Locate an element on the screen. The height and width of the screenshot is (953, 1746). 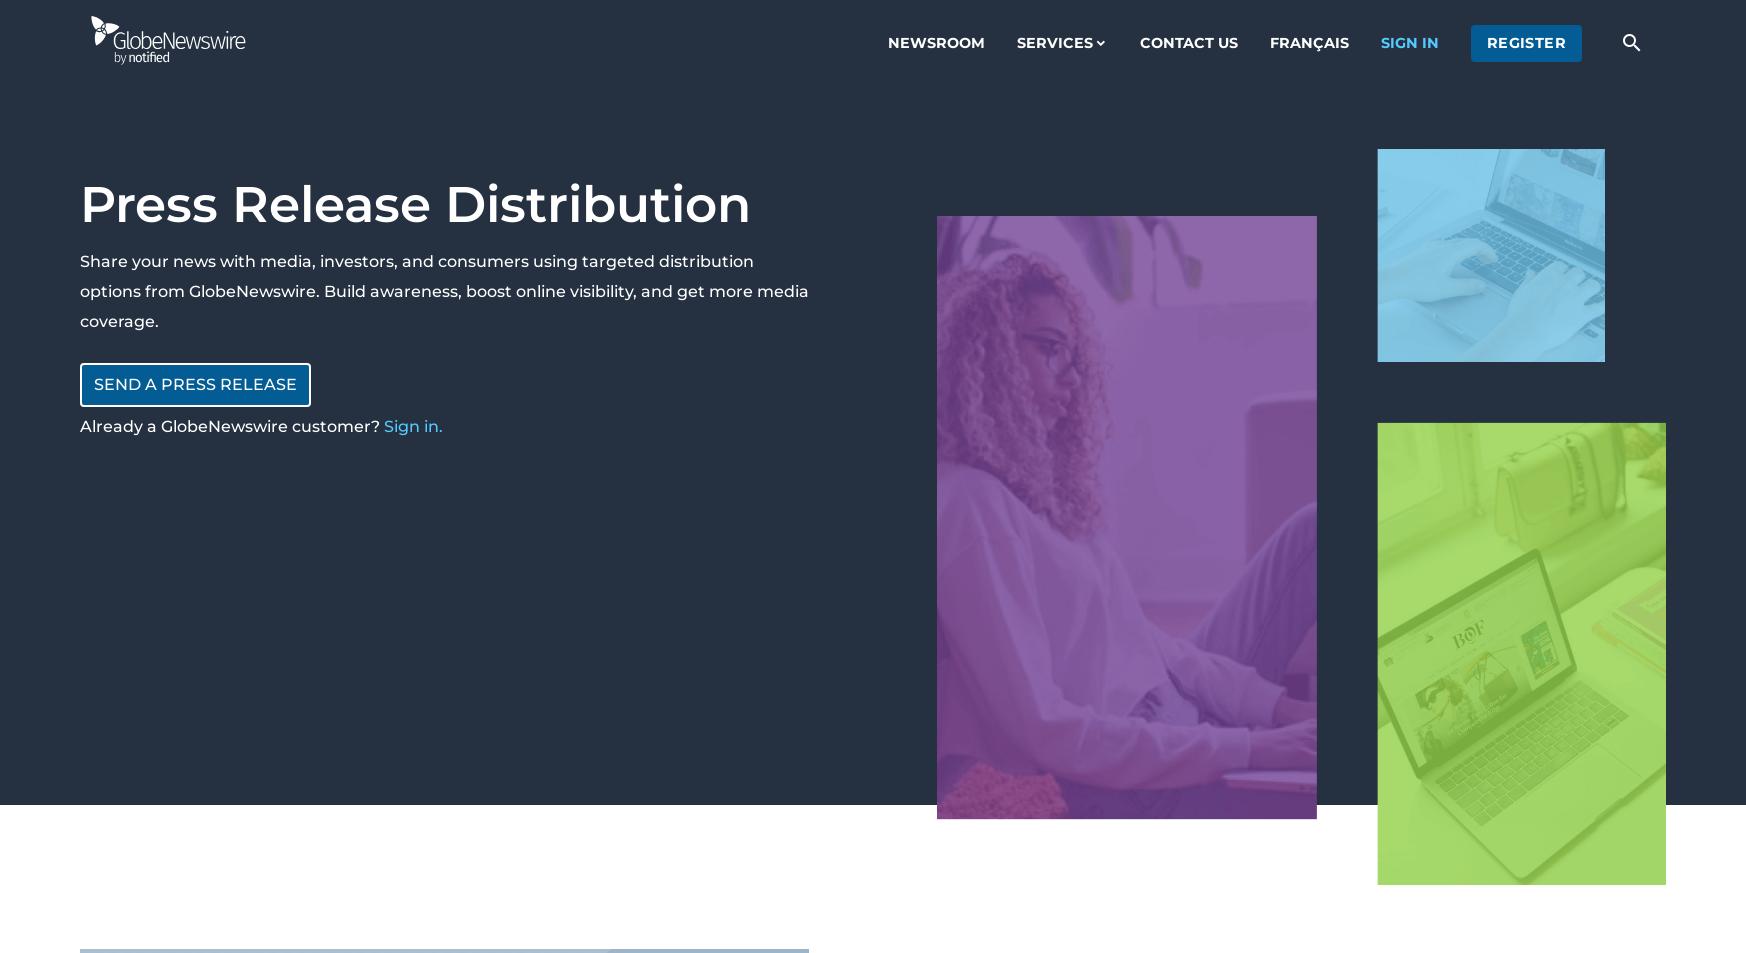
'contact us' is located at coordinates (1187, 41).